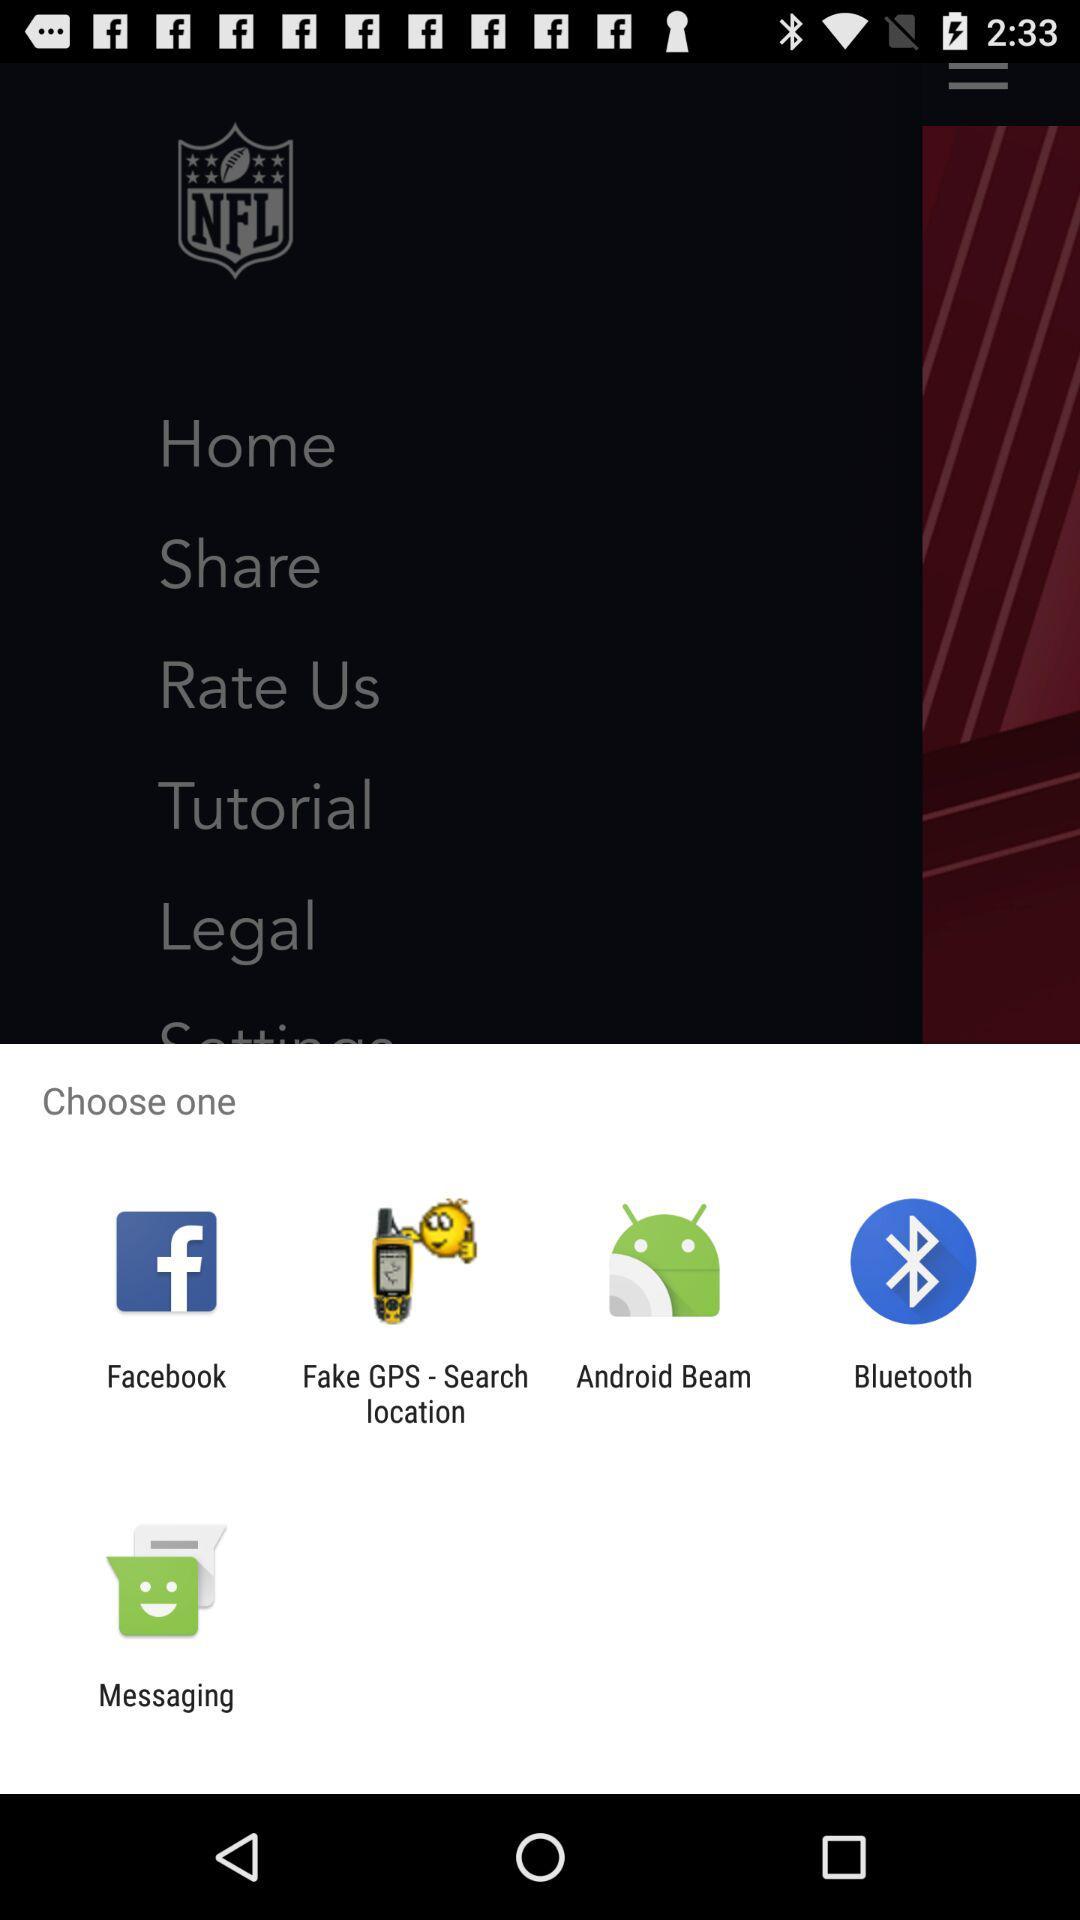 The width and height of the screenshot is (1080, 1920). What do you see at coordinates (414, 1392) in the screenshot?
I see `fake gps search app` at bounding box center [414, 1392].